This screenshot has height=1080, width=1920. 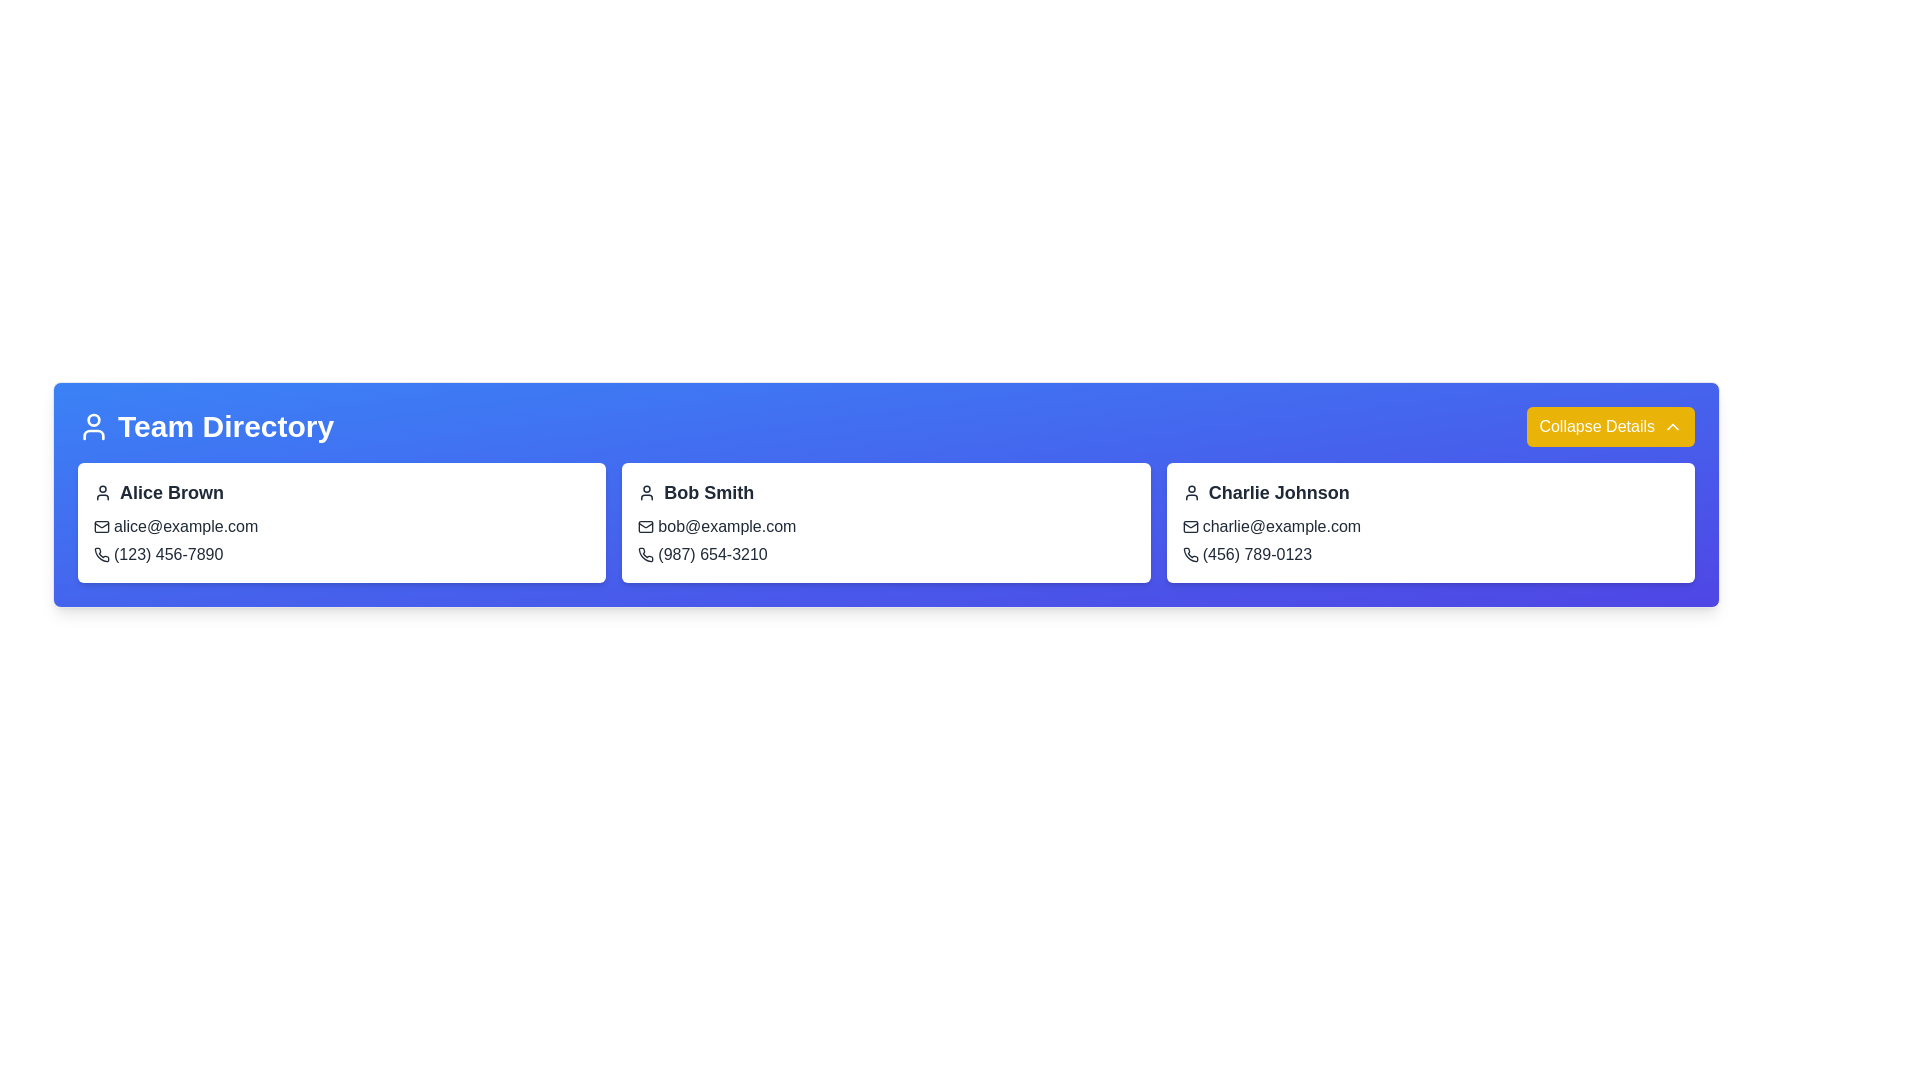 What do you see at coordinates (157, 555) in the screenshot?
I see `the phone number '(123) 456-7890'` at bounding box center [157, 555].